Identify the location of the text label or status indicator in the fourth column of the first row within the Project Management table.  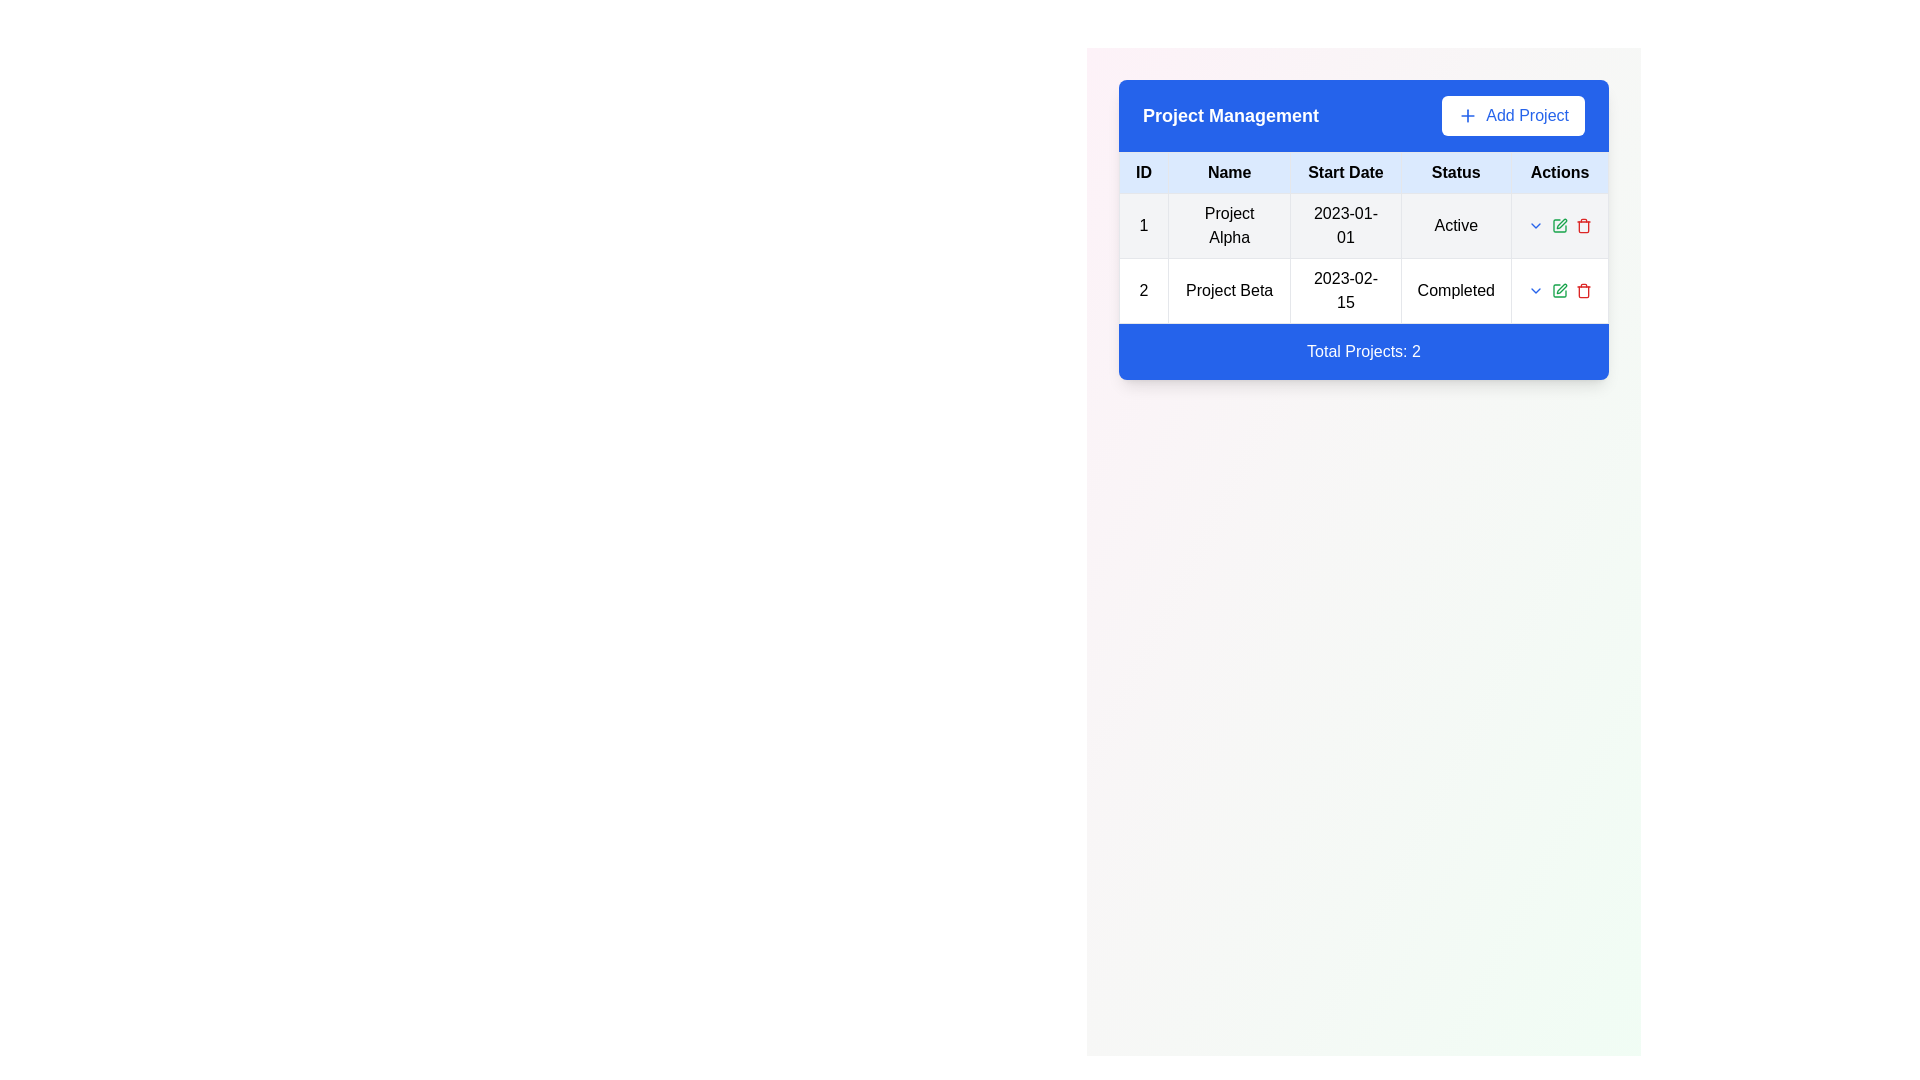
(1456, 225).